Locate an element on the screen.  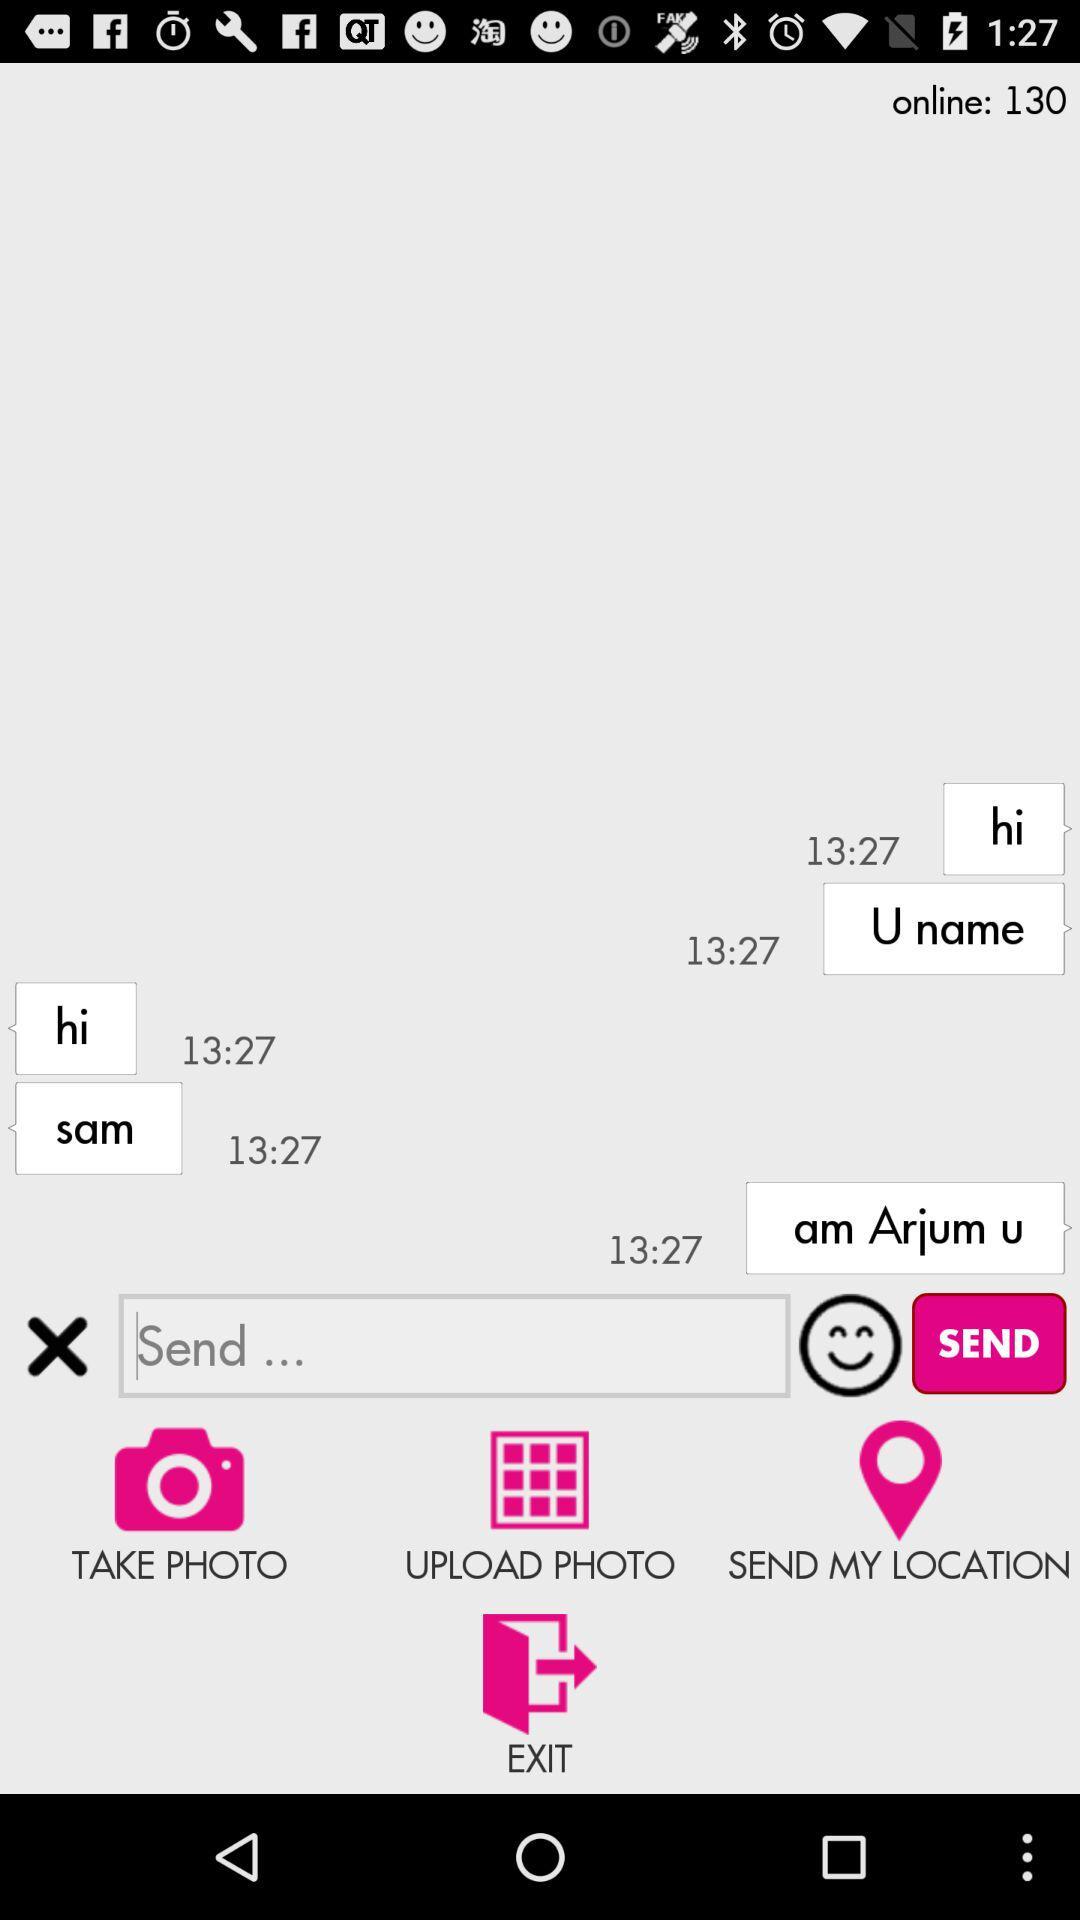
the emoji icon is located at coordinates (851, 1440).